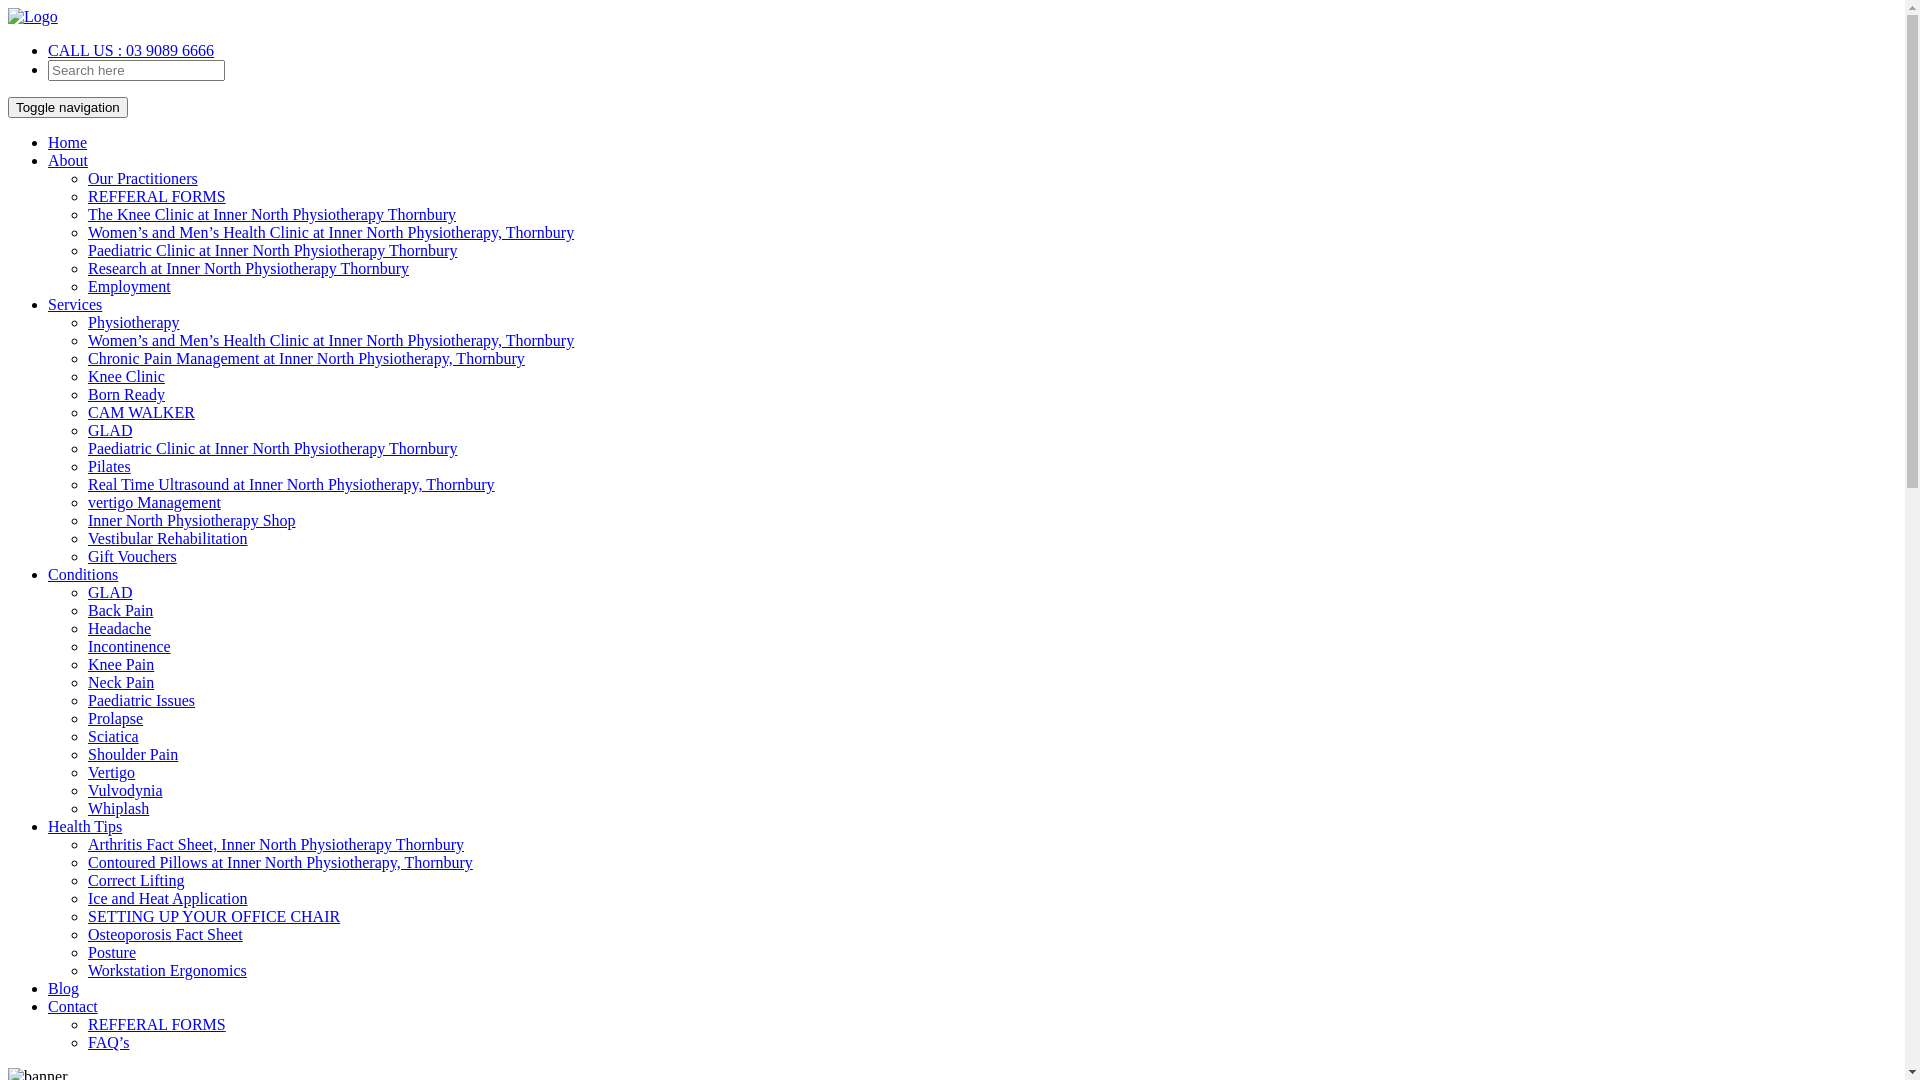 The height and width of the screenshot is (1080, 1920). Describe the element at coordinates (86, 321) in the screenshot. I see `'Physiotherapy'` at that location.